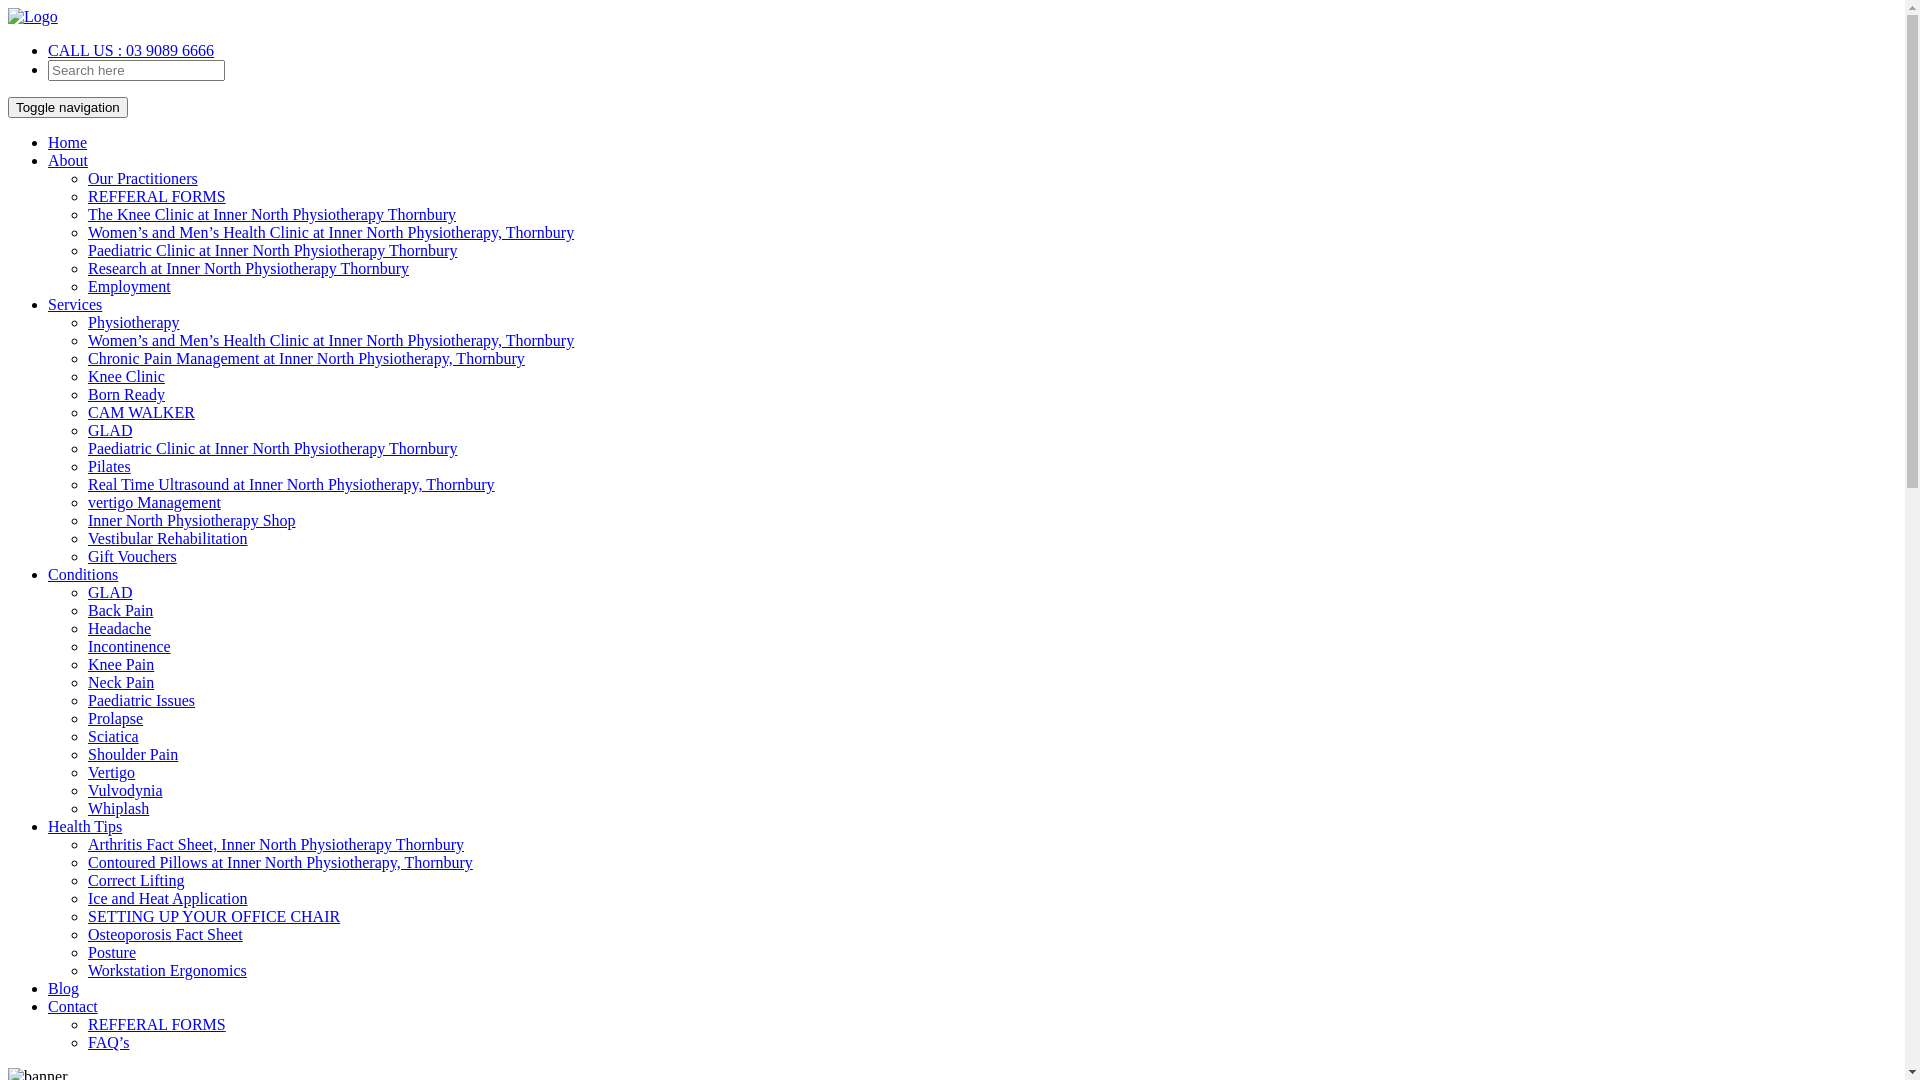 The height and width of the screenshot is (1080, 1920). Describe the element at coordinates (86, 321) in the screenshot. I see `'Physiotherapy'` at that location.